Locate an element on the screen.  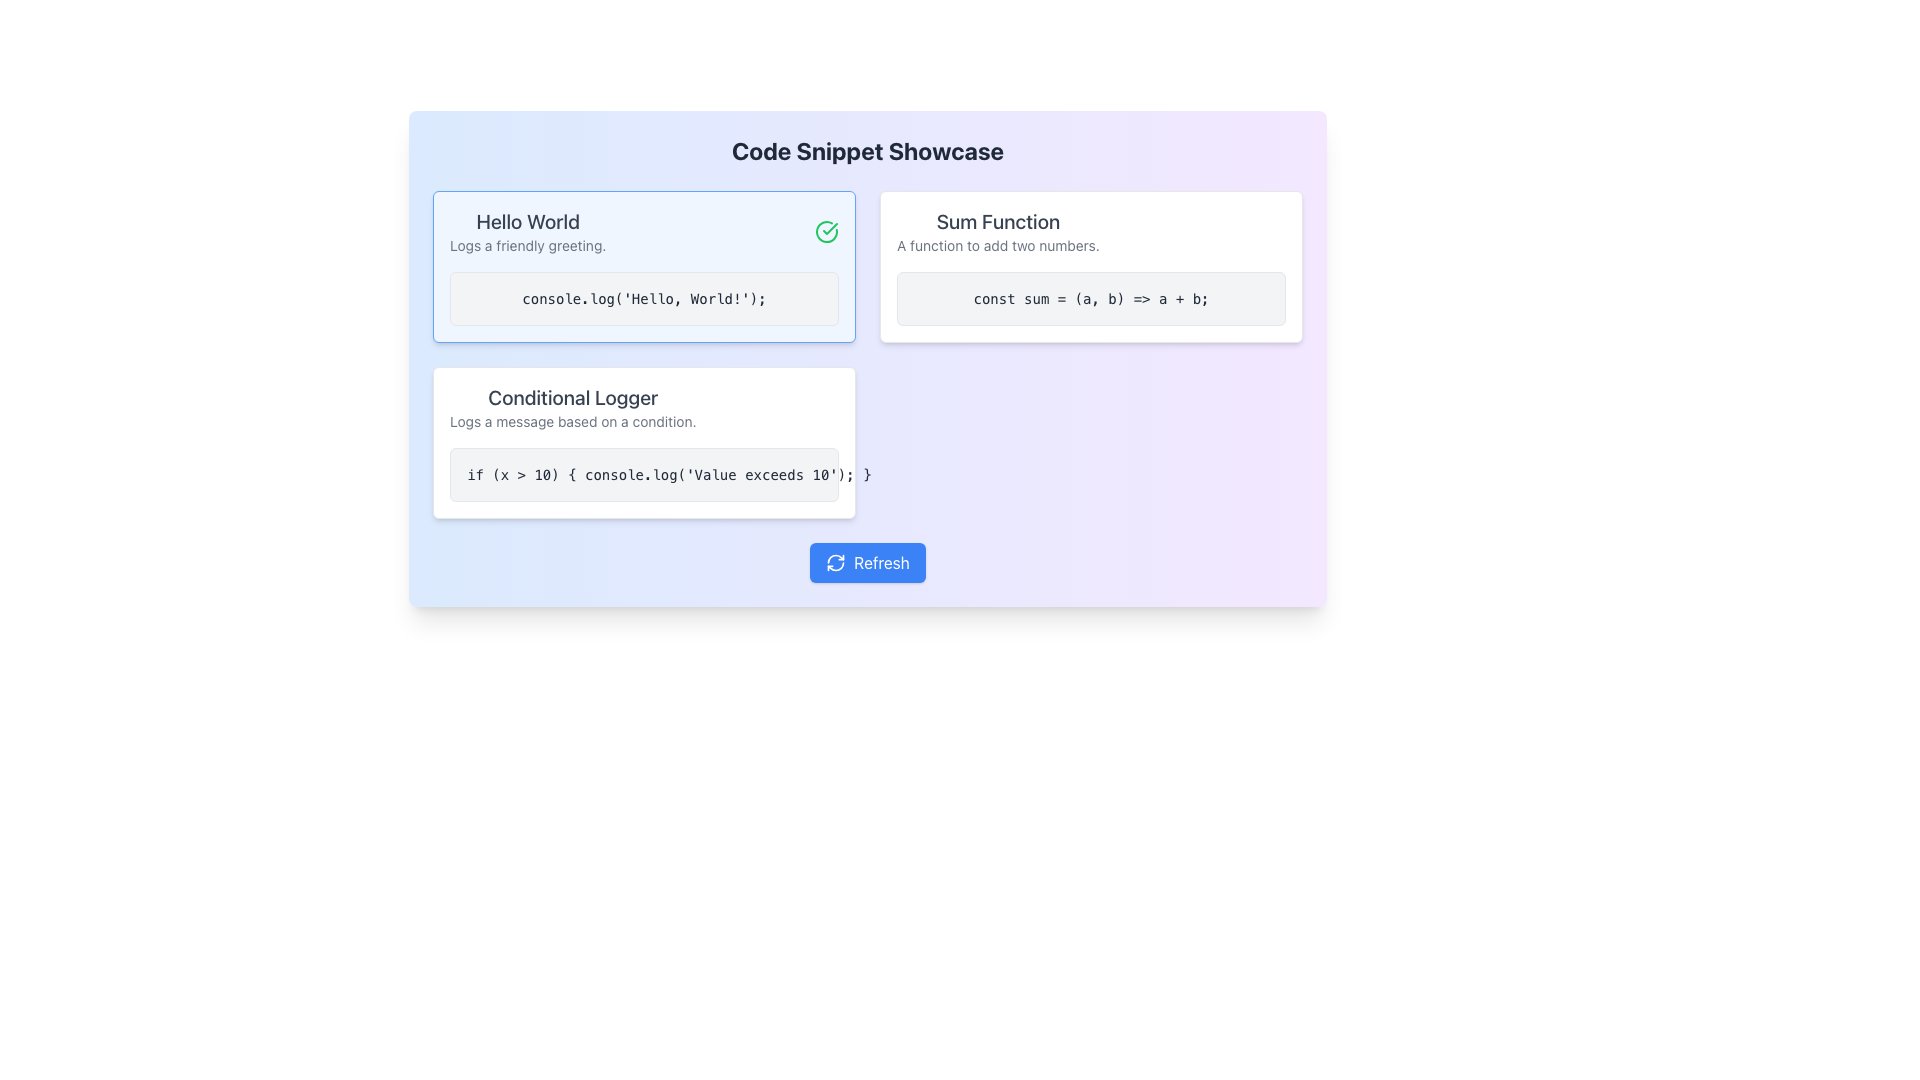
the Text Block that describes the 'Conditional Logger' code snippet, located below the 'Hello World' element in the 'Code Snippet Showcase' interface is located at coordinates (572, 407).